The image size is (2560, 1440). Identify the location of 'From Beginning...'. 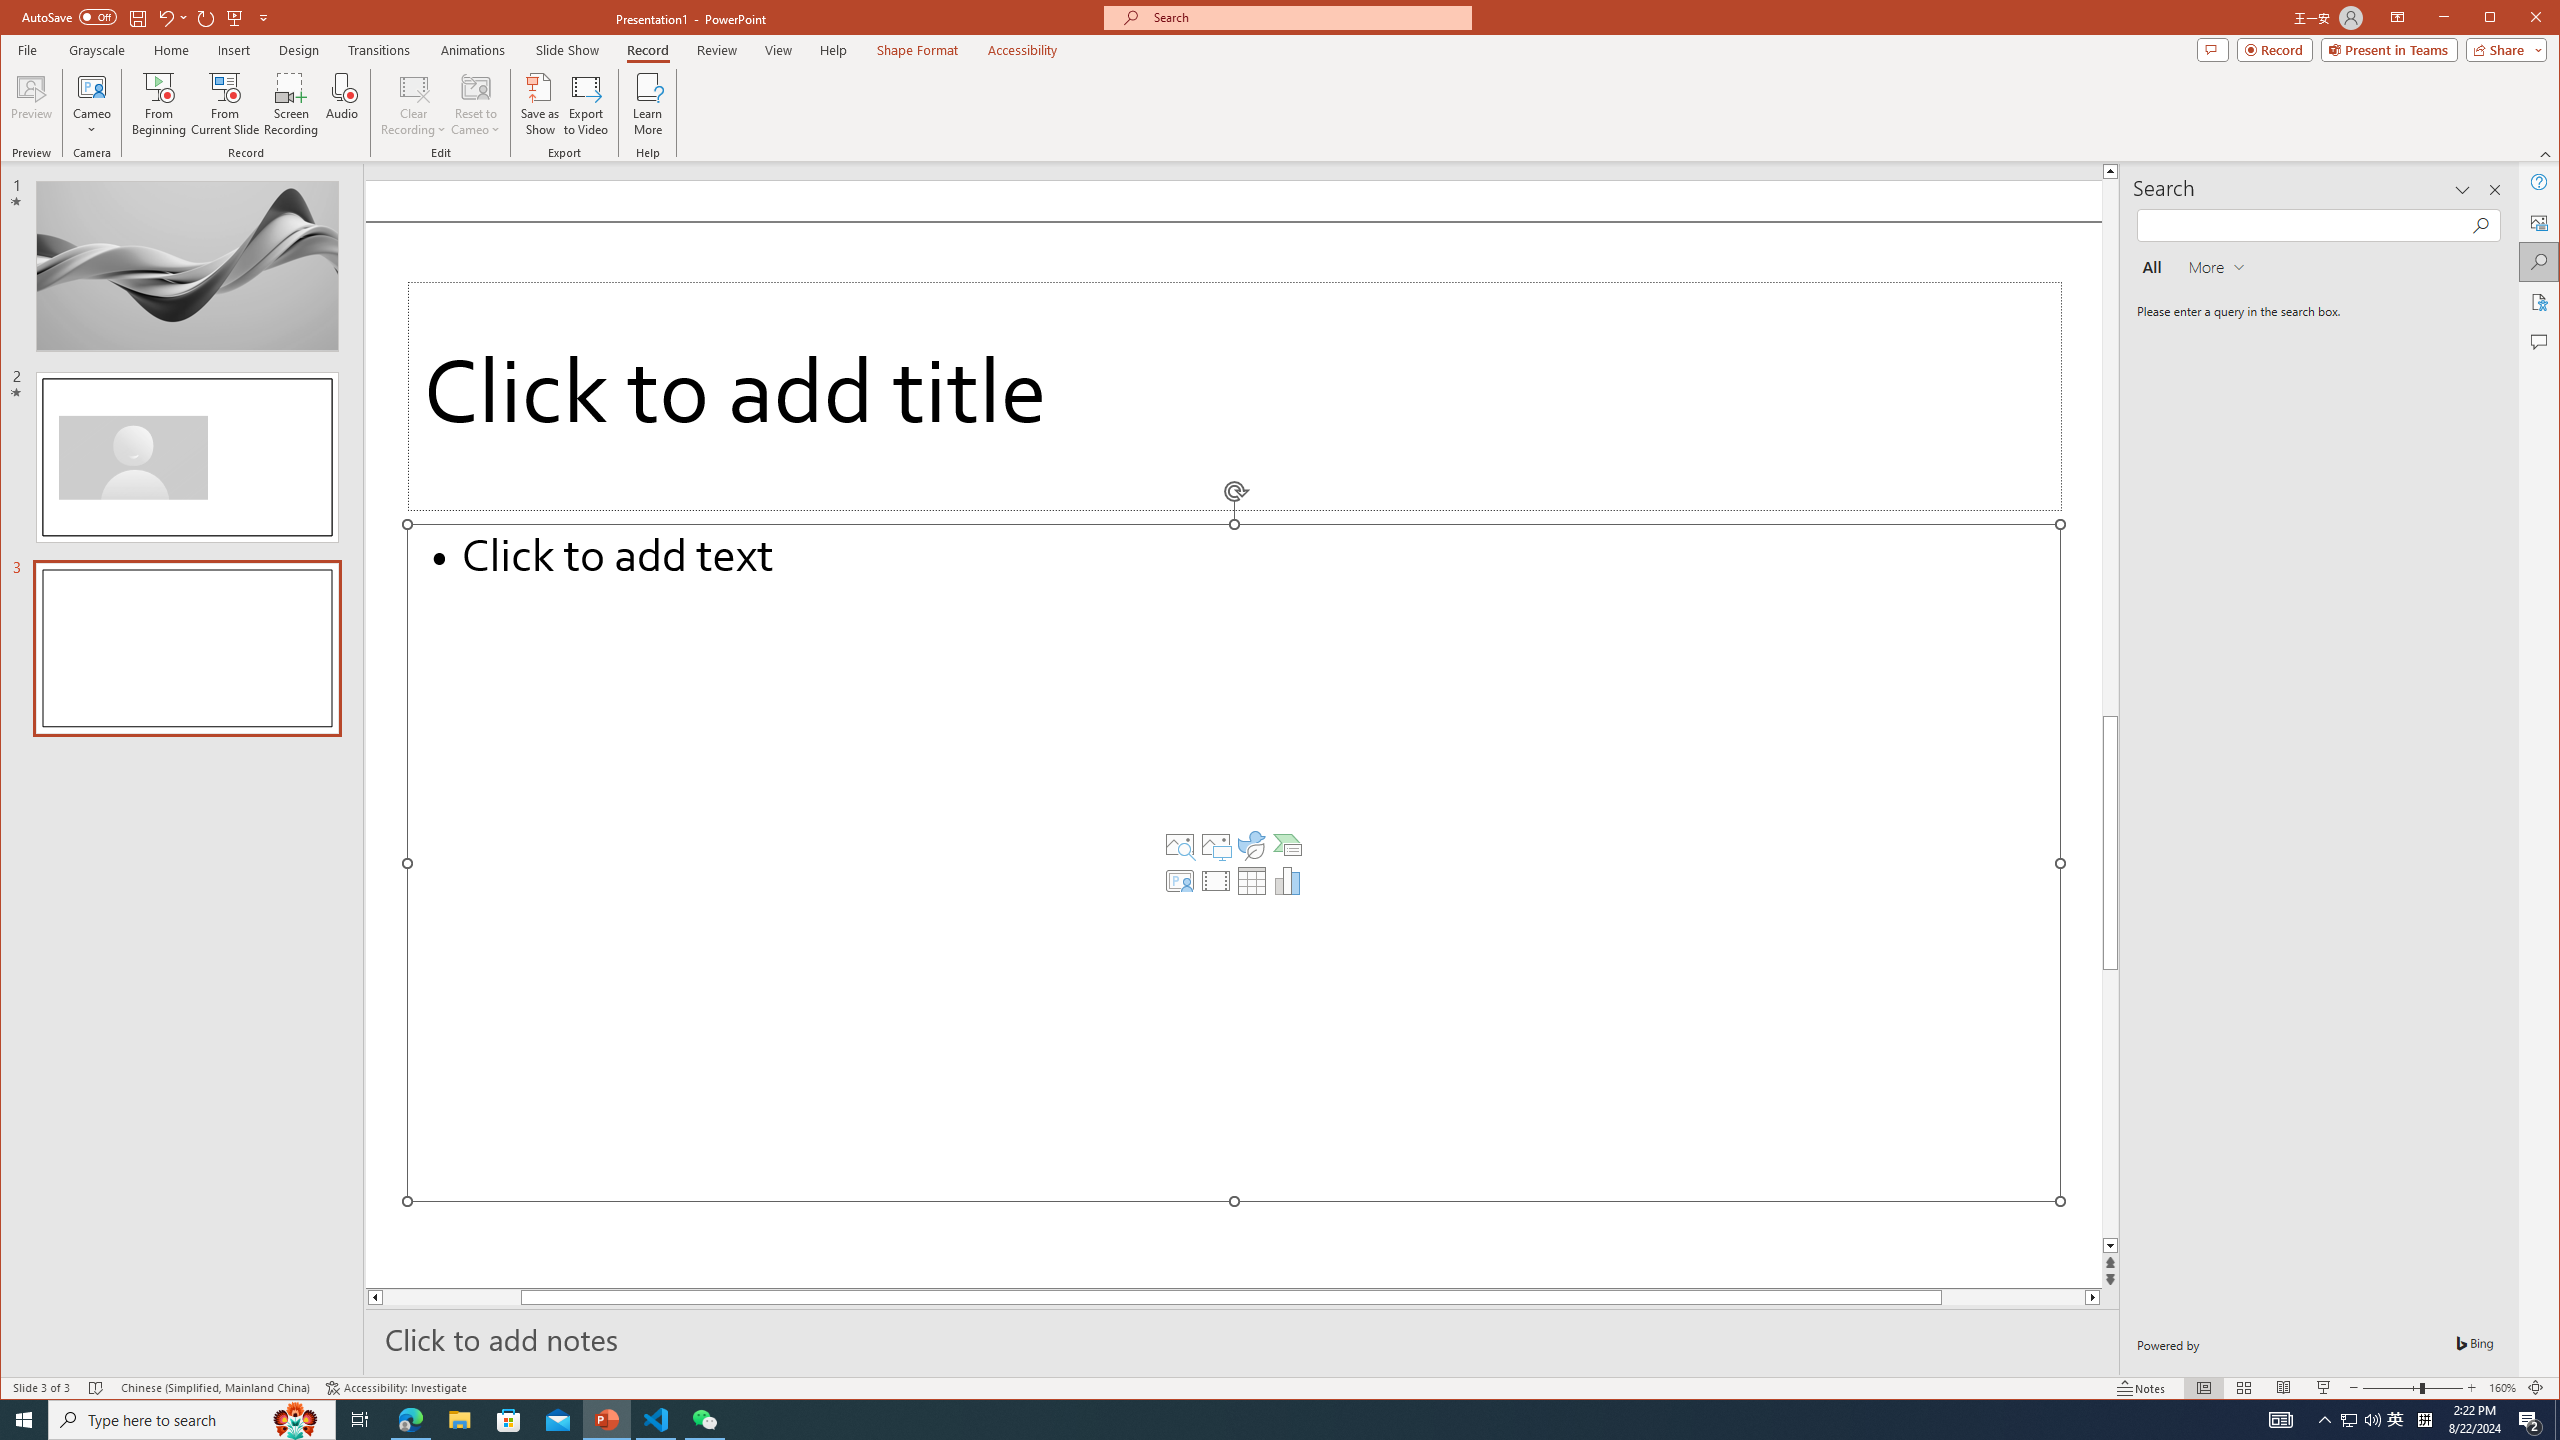
(159, 103).